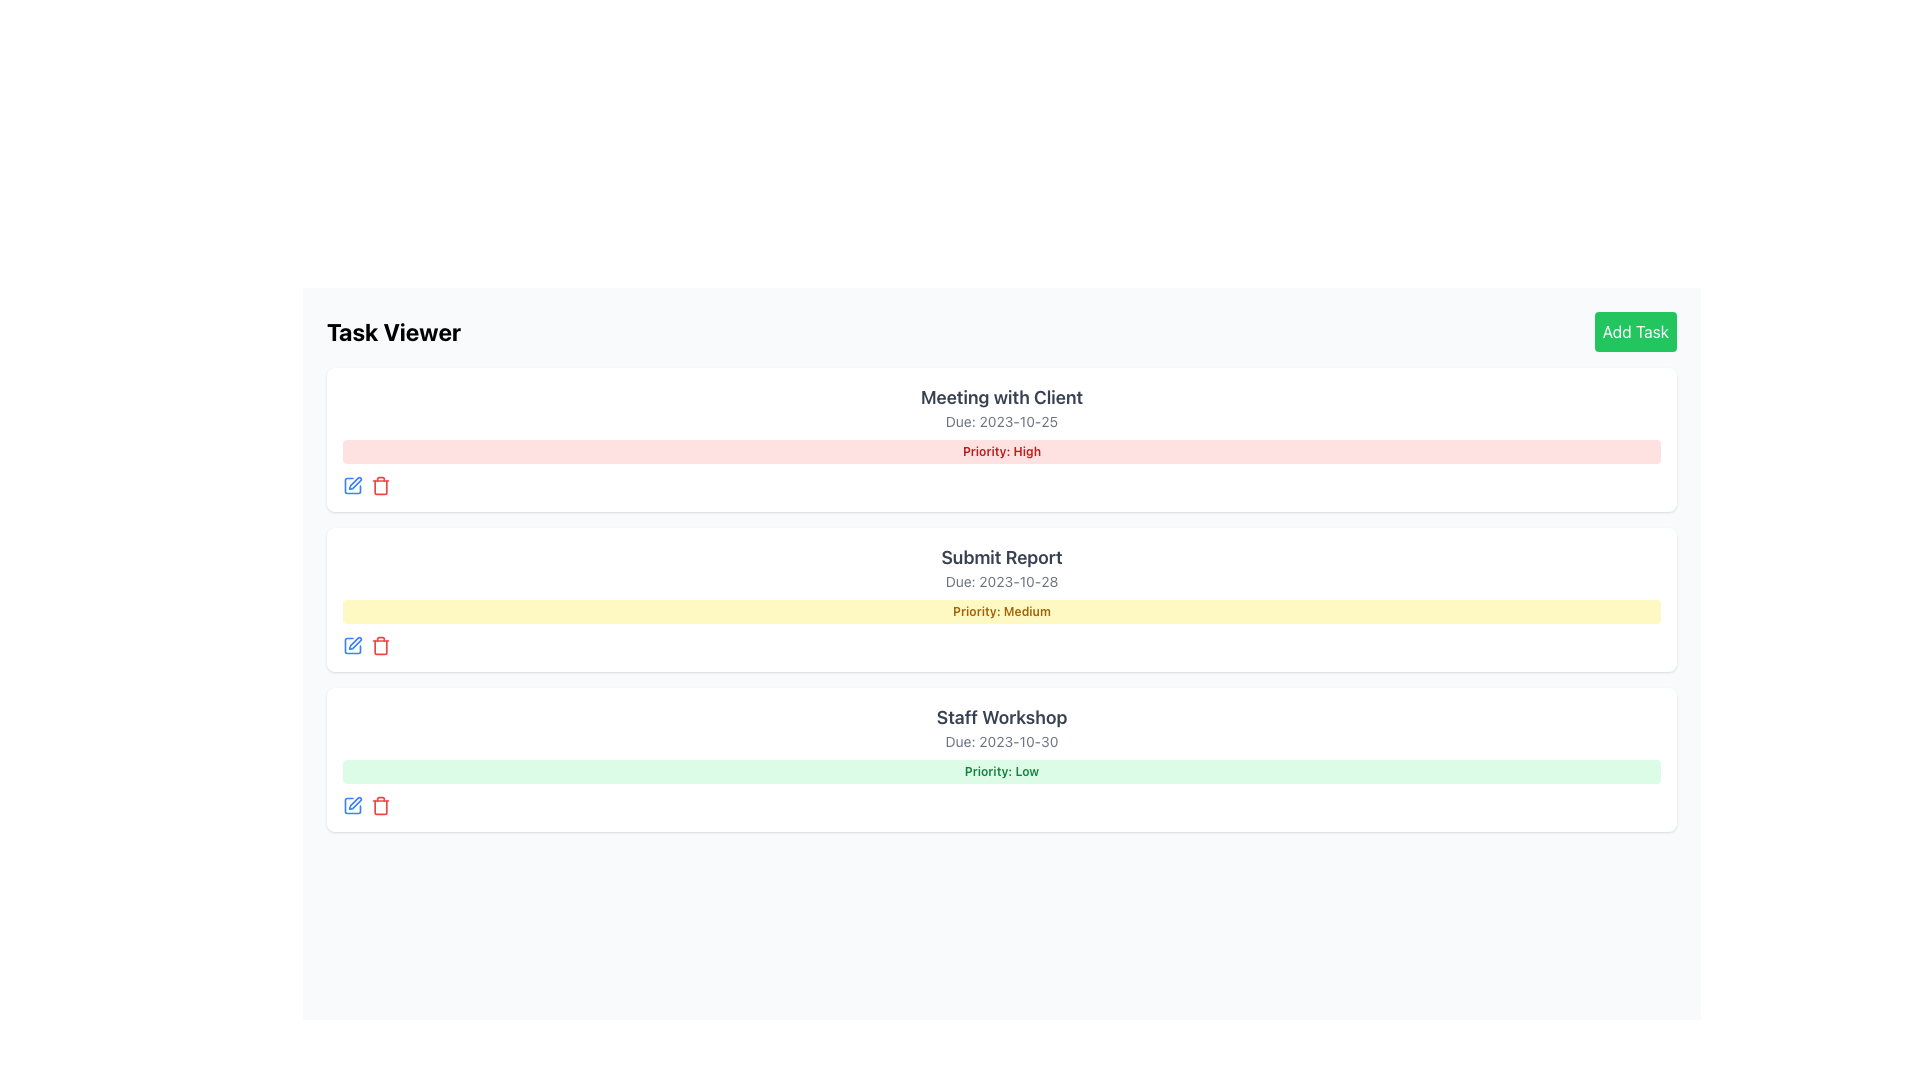 The image size is (1920, 1080). Describe the element at coordinates (380, 645) in the screenshot. I see `the red trash can icon button in the task list interface` at that location.